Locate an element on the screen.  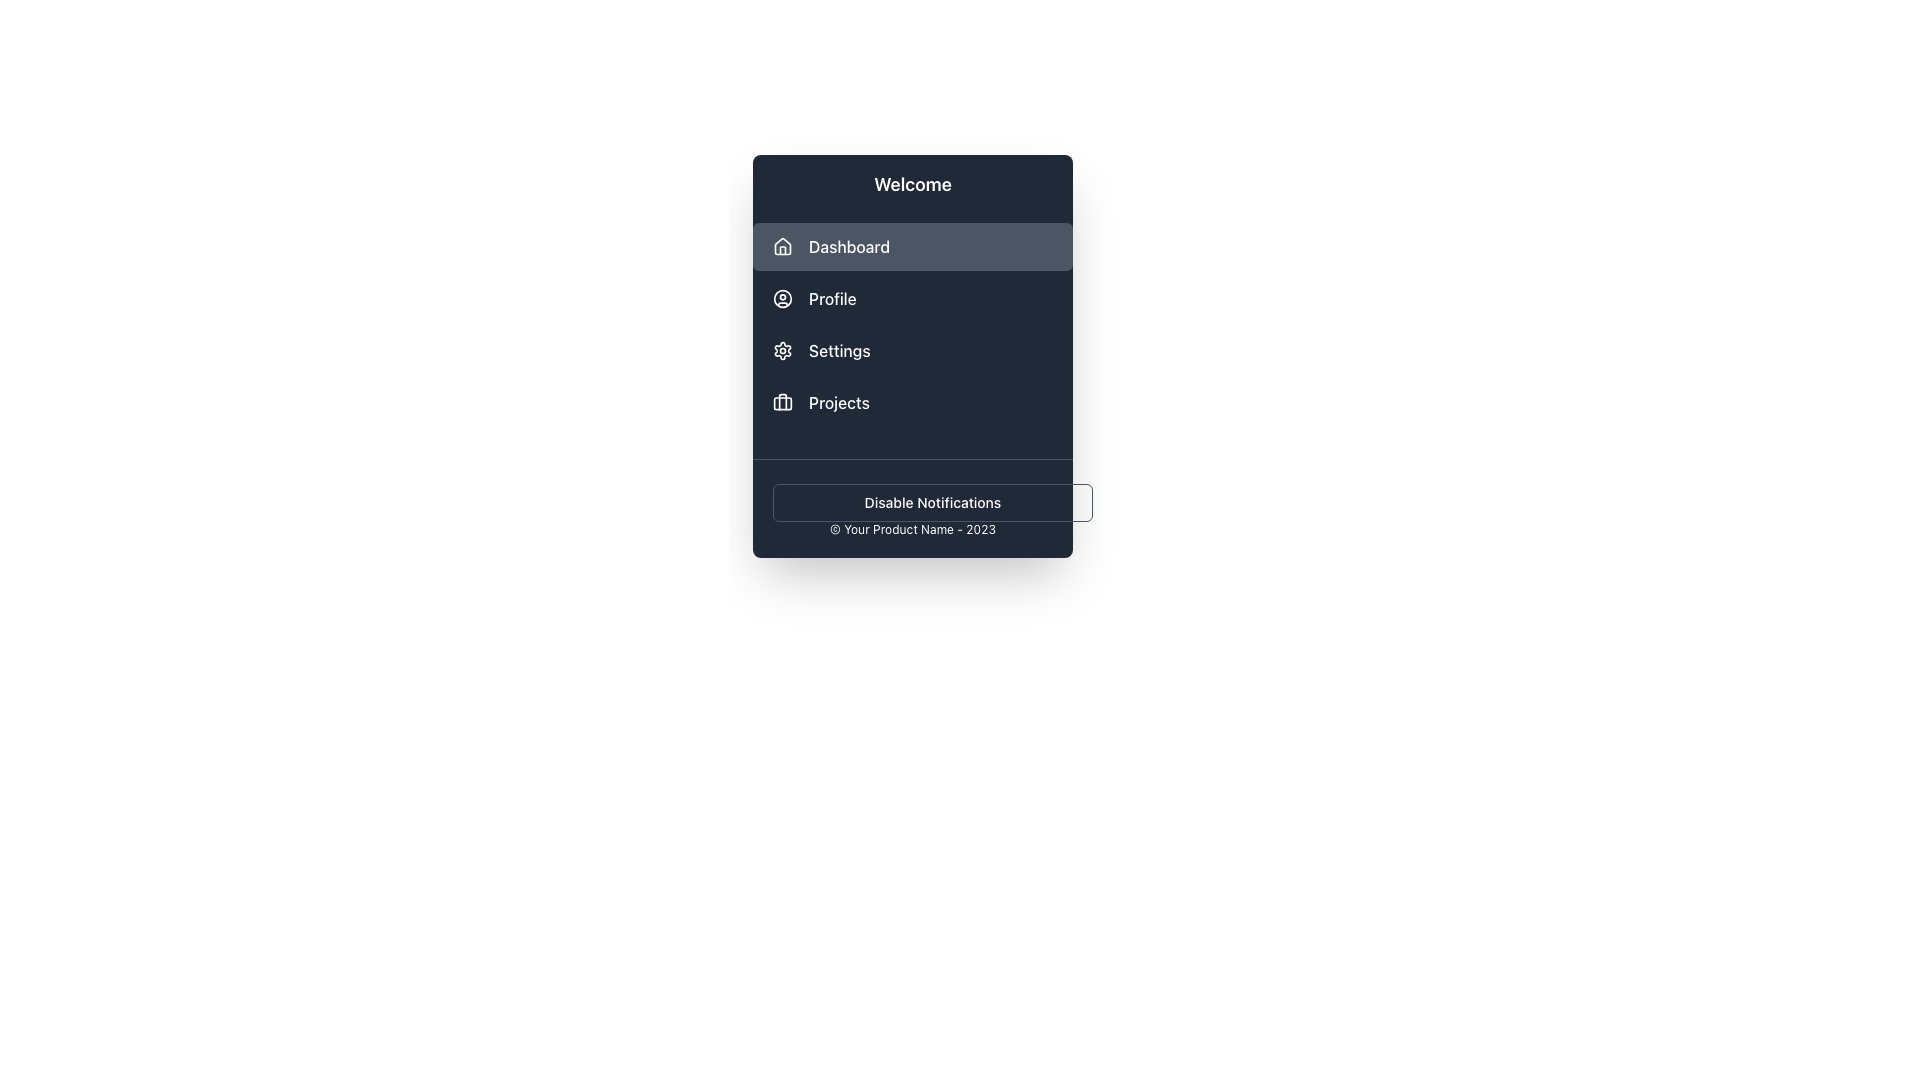
the settings icon located before the text 'Settings' in the vertical menu is located at coordinates (781, 350).